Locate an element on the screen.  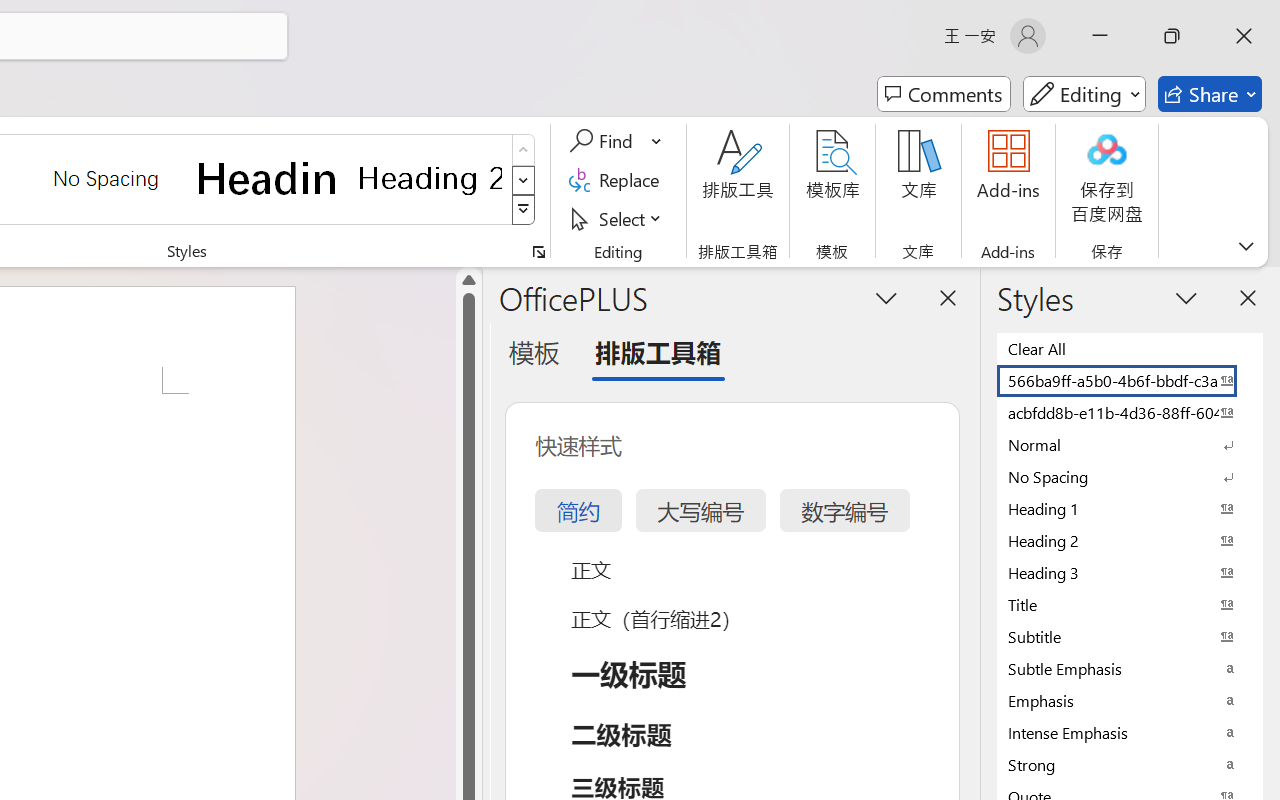
'Normal' is located at coordinates (1130, 443).